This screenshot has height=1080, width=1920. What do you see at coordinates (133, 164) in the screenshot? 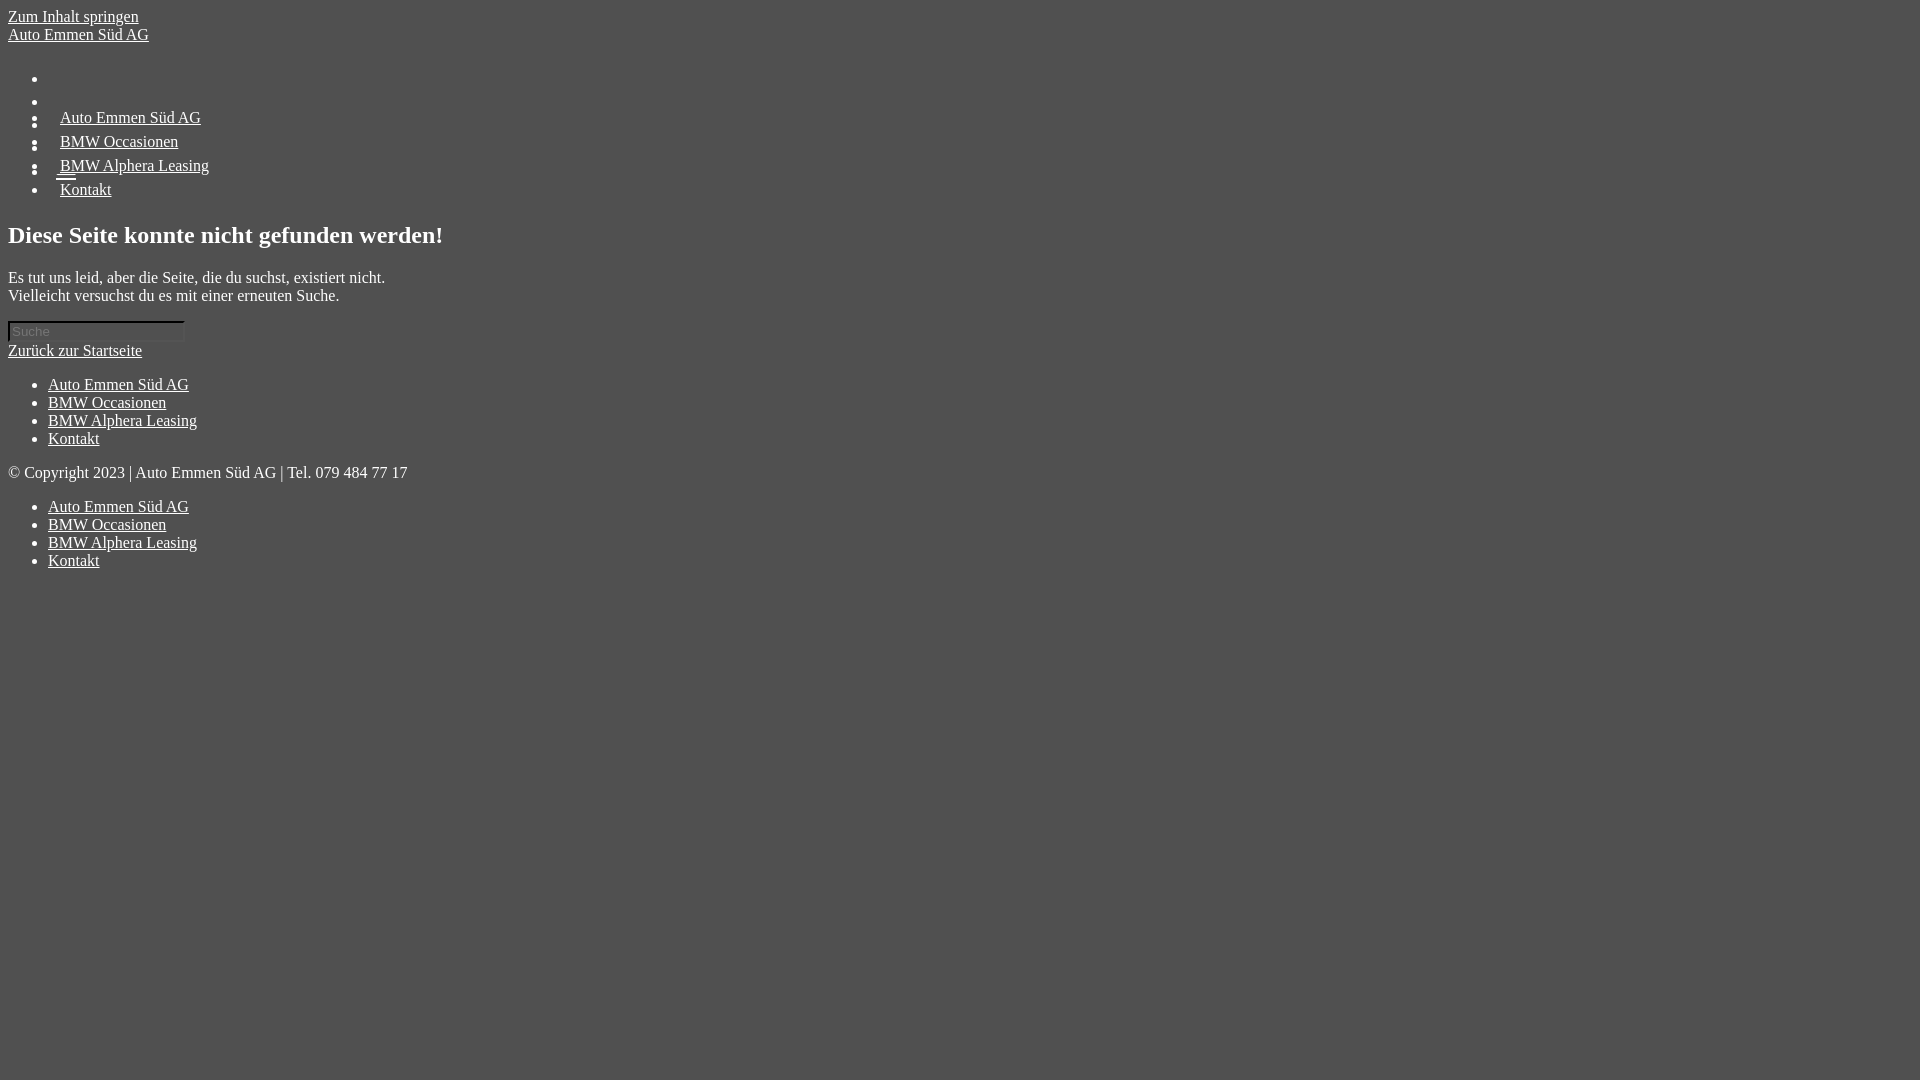
I see `'BMW Alphera Leasing'` at bounding box center [133, 164].